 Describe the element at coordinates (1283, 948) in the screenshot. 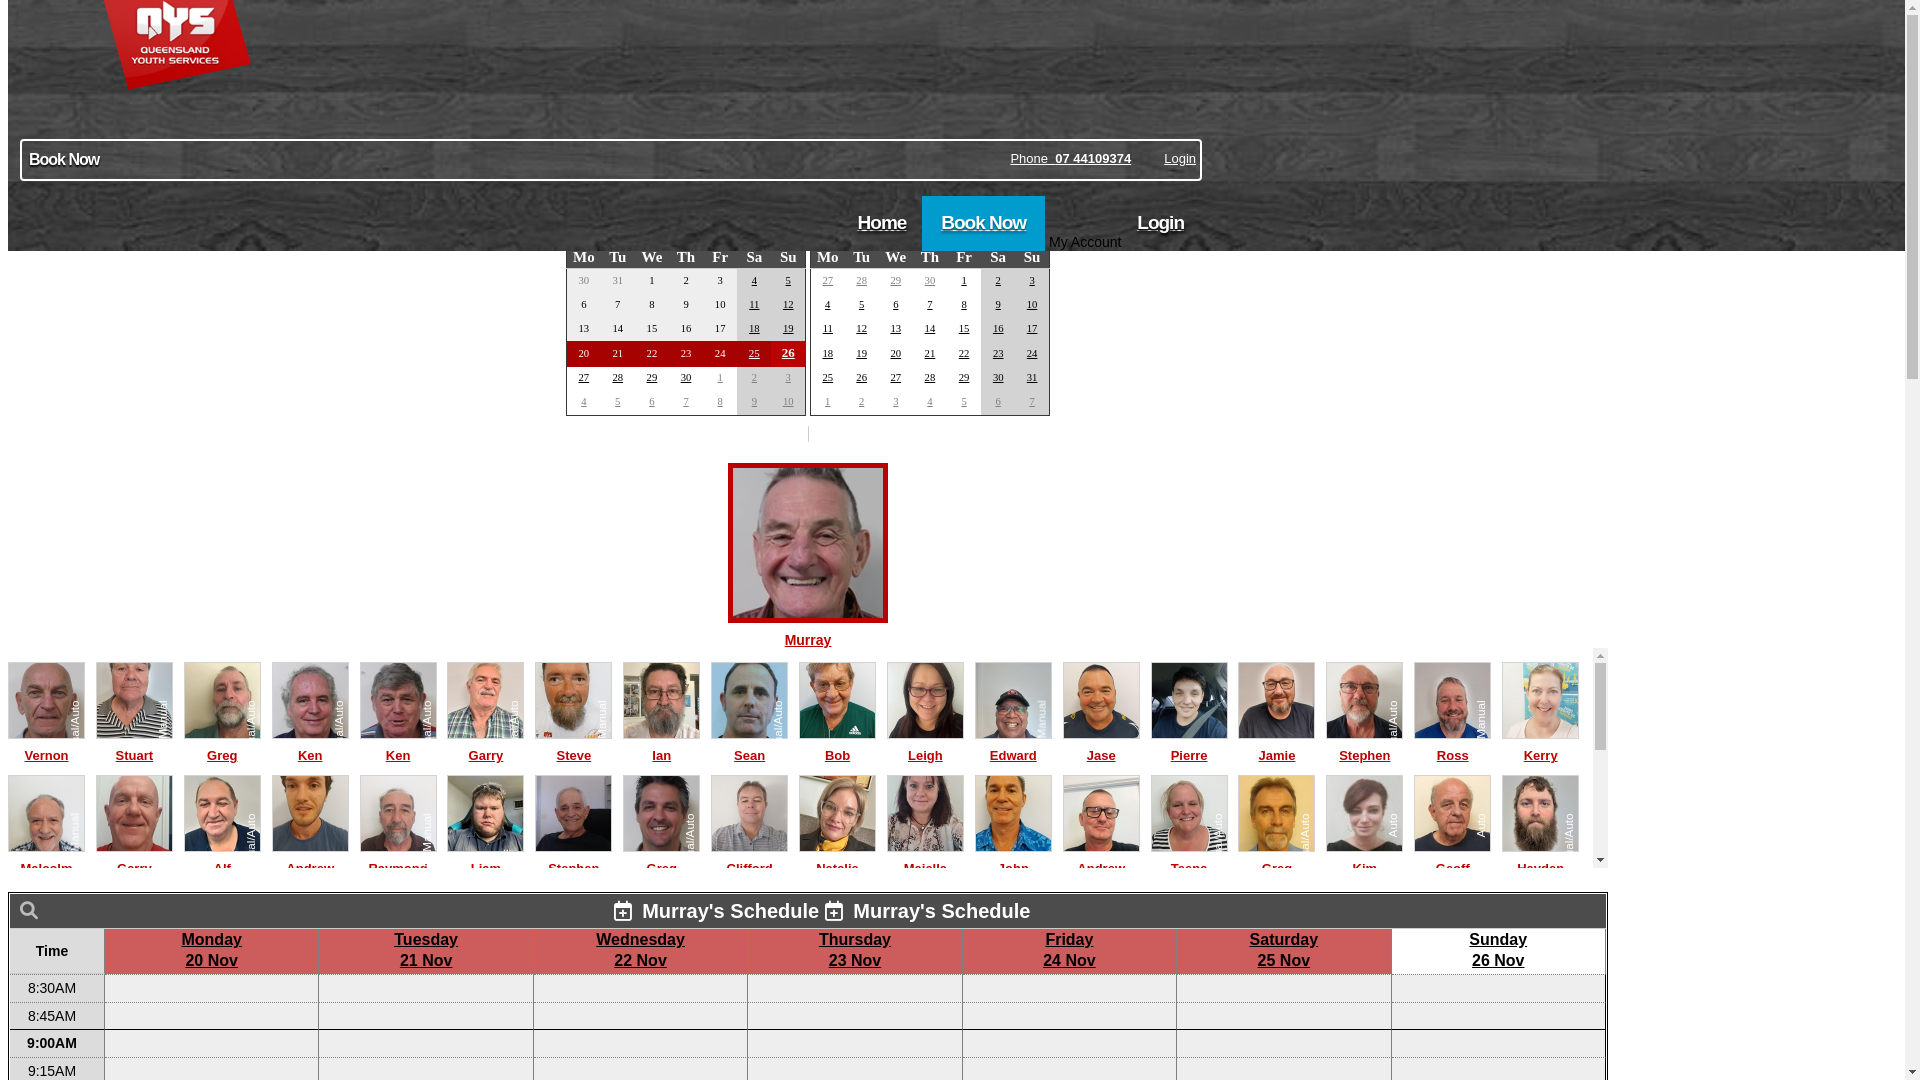

I see `'Saturday` at that location.